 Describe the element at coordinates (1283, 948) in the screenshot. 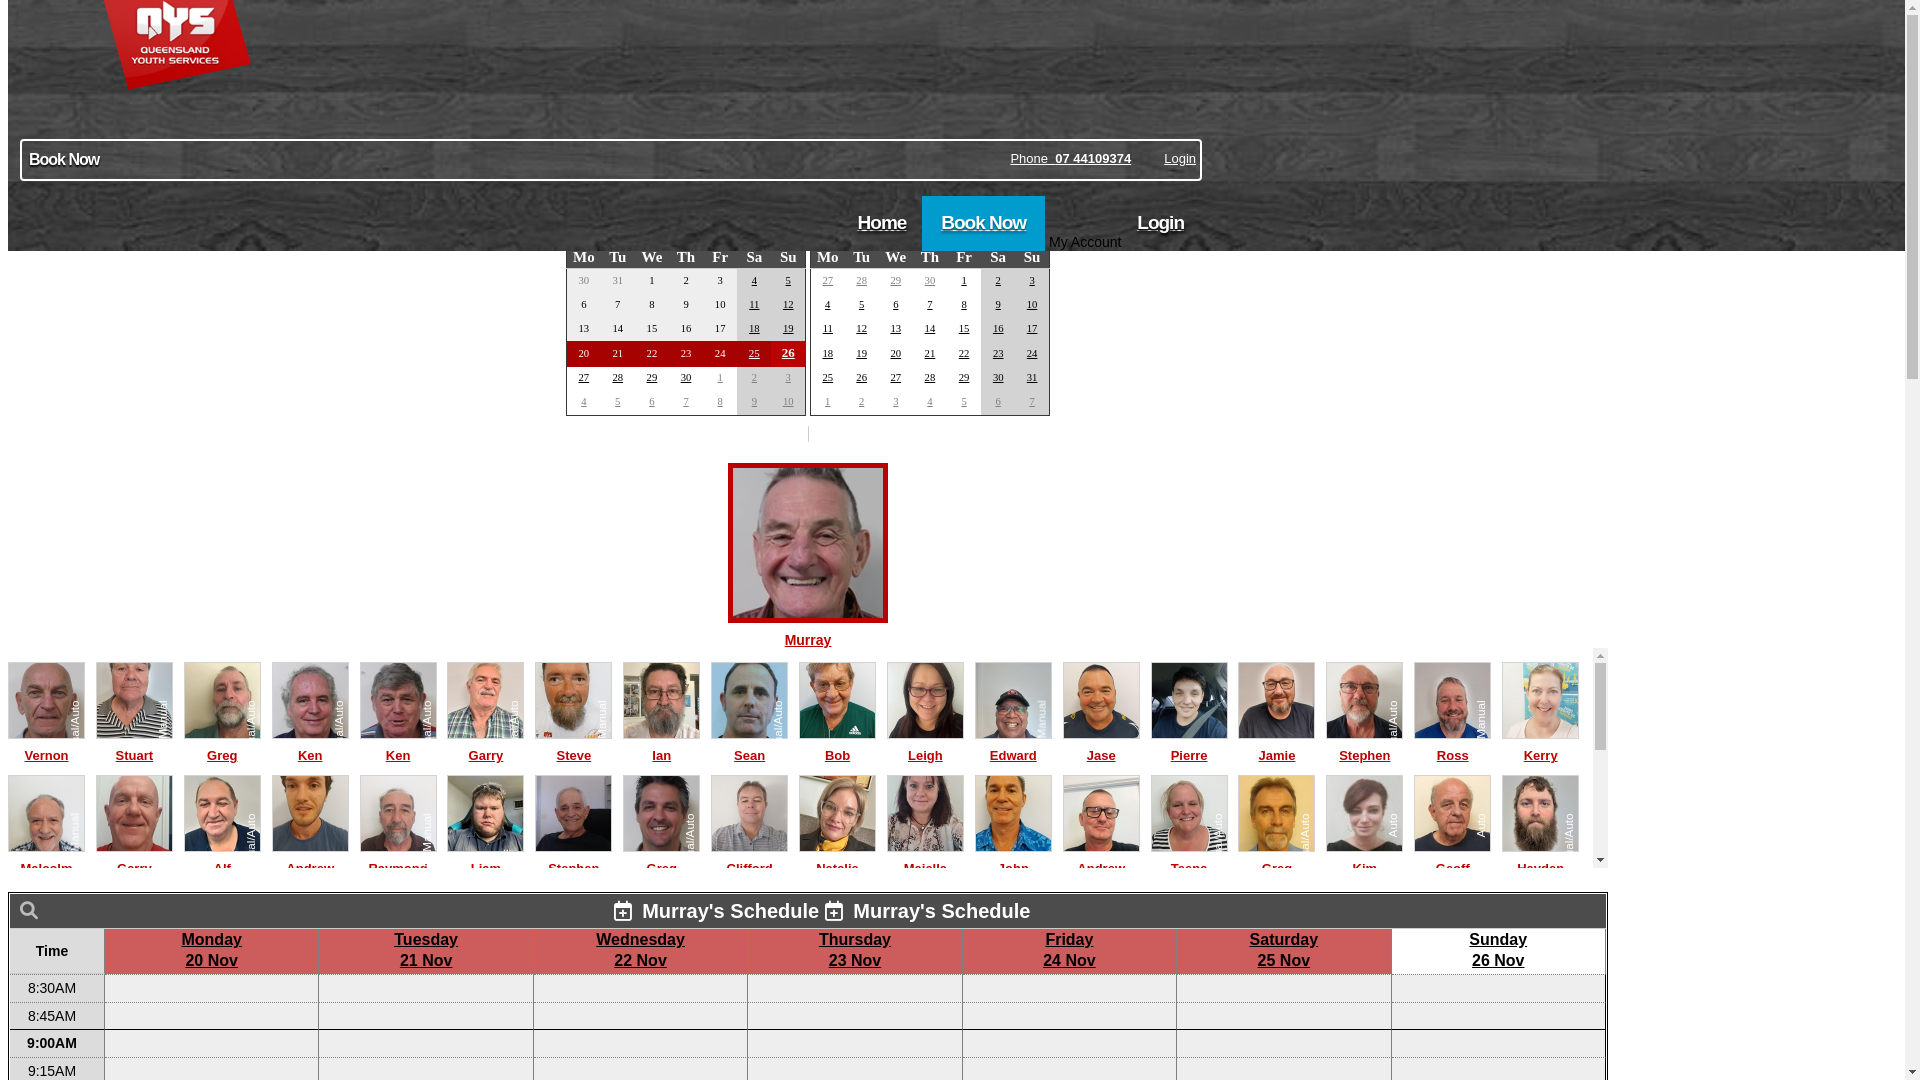

I see `'Saturday` at that location.